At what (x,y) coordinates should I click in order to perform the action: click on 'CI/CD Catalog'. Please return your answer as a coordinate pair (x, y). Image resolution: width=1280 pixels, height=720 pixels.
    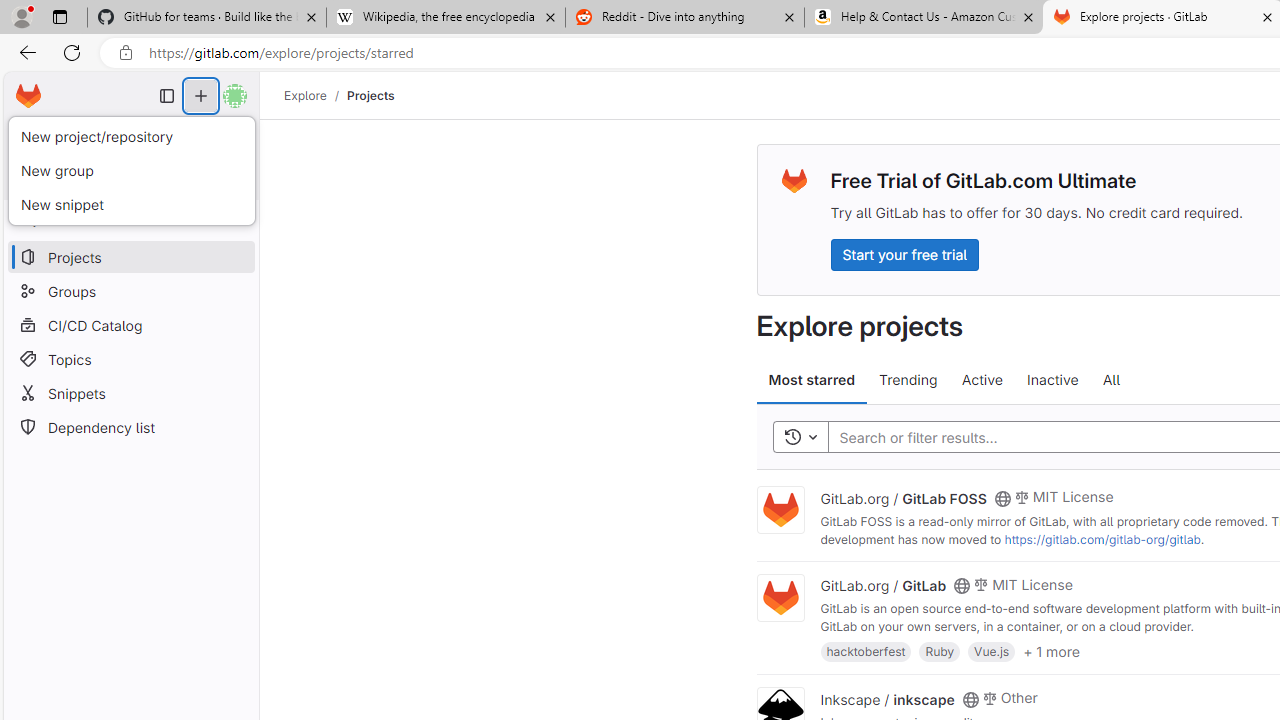
    Looking at the image, I should click on (130, 324).